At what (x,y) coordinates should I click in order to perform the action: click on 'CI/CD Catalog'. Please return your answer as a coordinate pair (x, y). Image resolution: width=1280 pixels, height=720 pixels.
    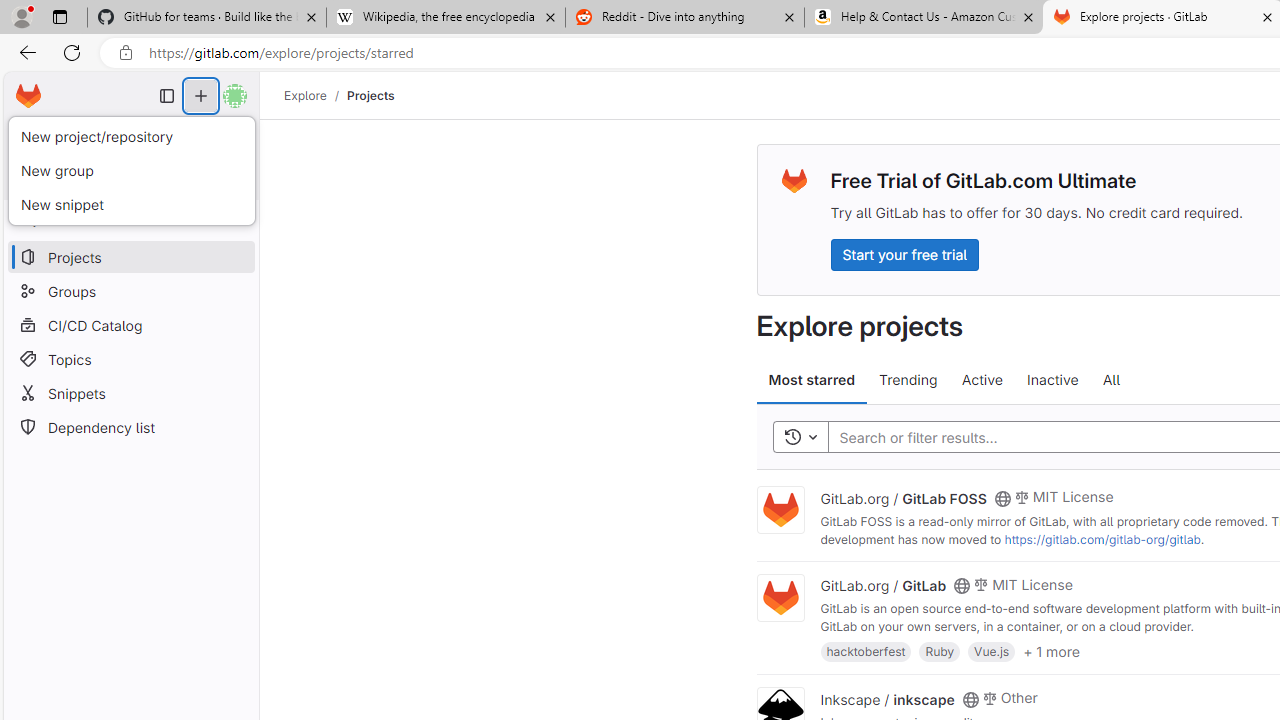
    Looking at the image, I should click on (130, 324).